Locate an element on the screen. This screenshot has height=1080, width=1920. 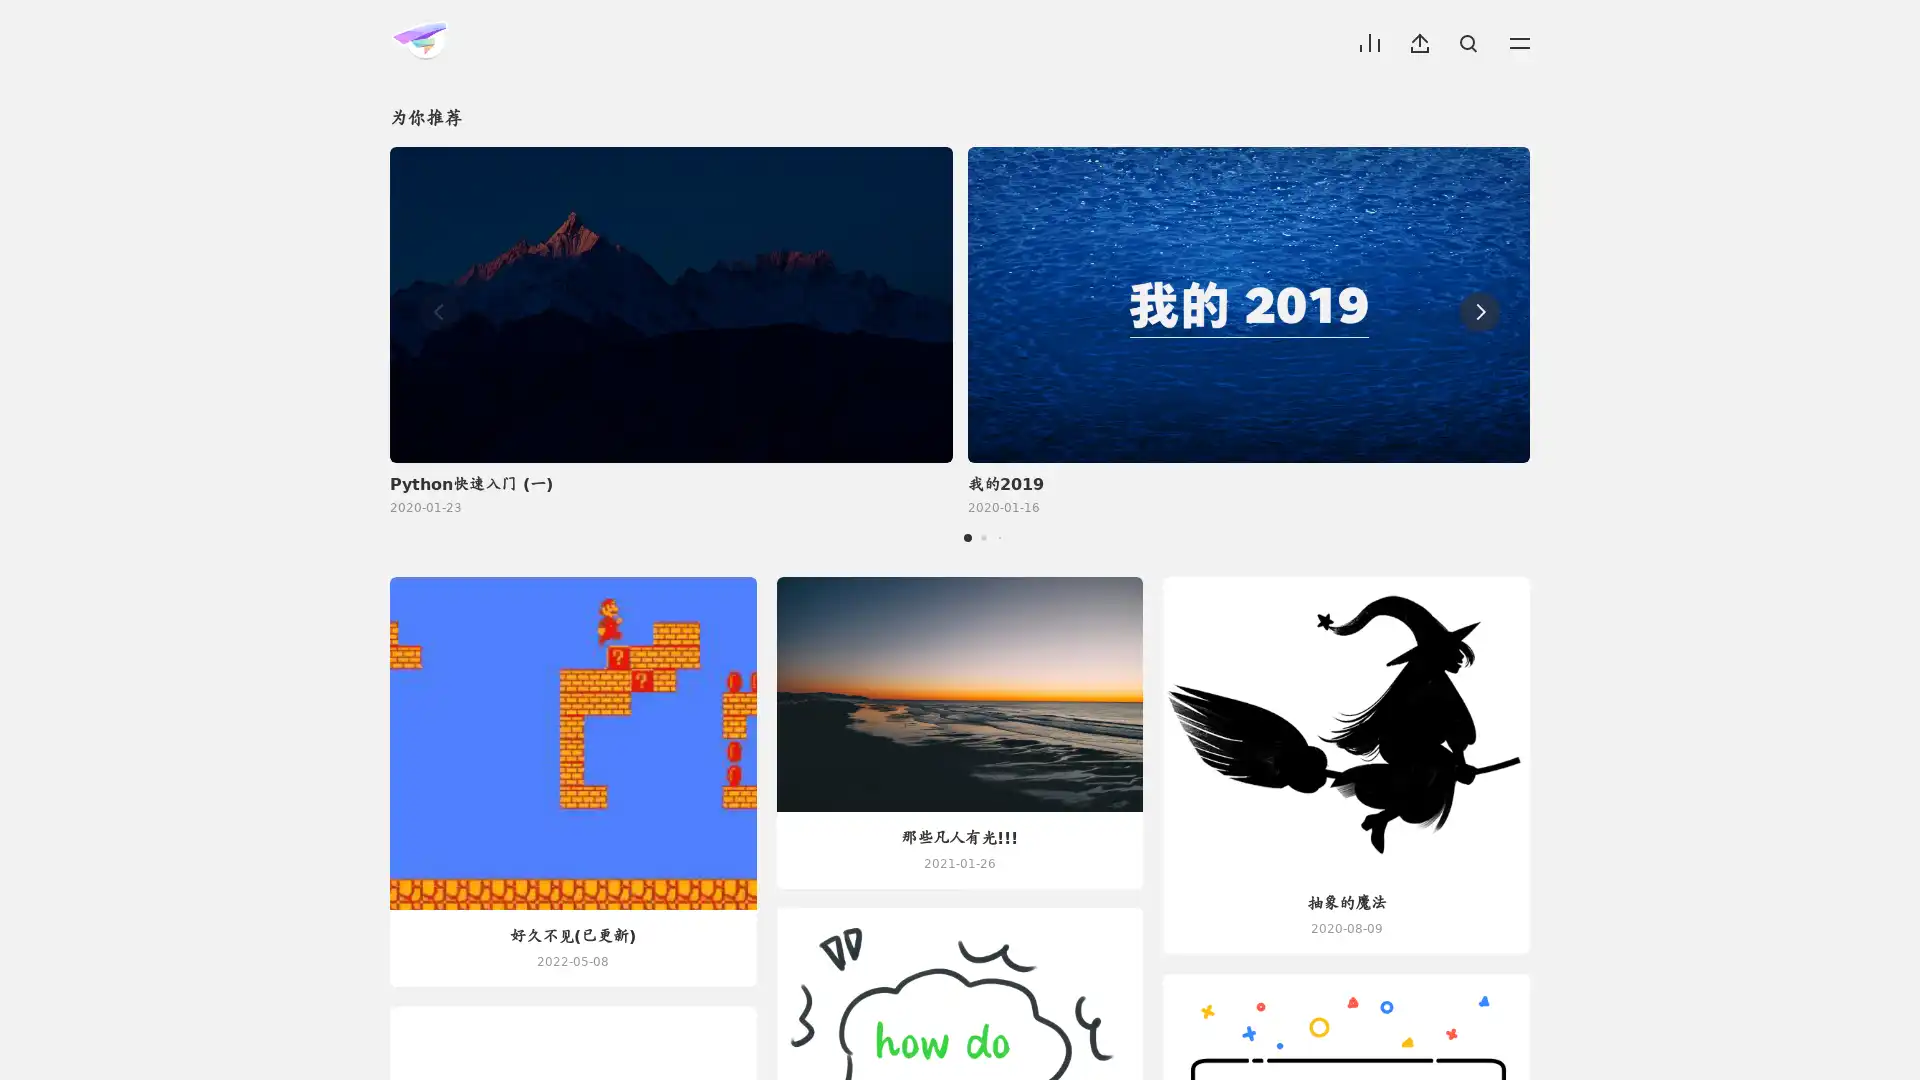
Go to slide 3 is located at coordinates (998, 536).